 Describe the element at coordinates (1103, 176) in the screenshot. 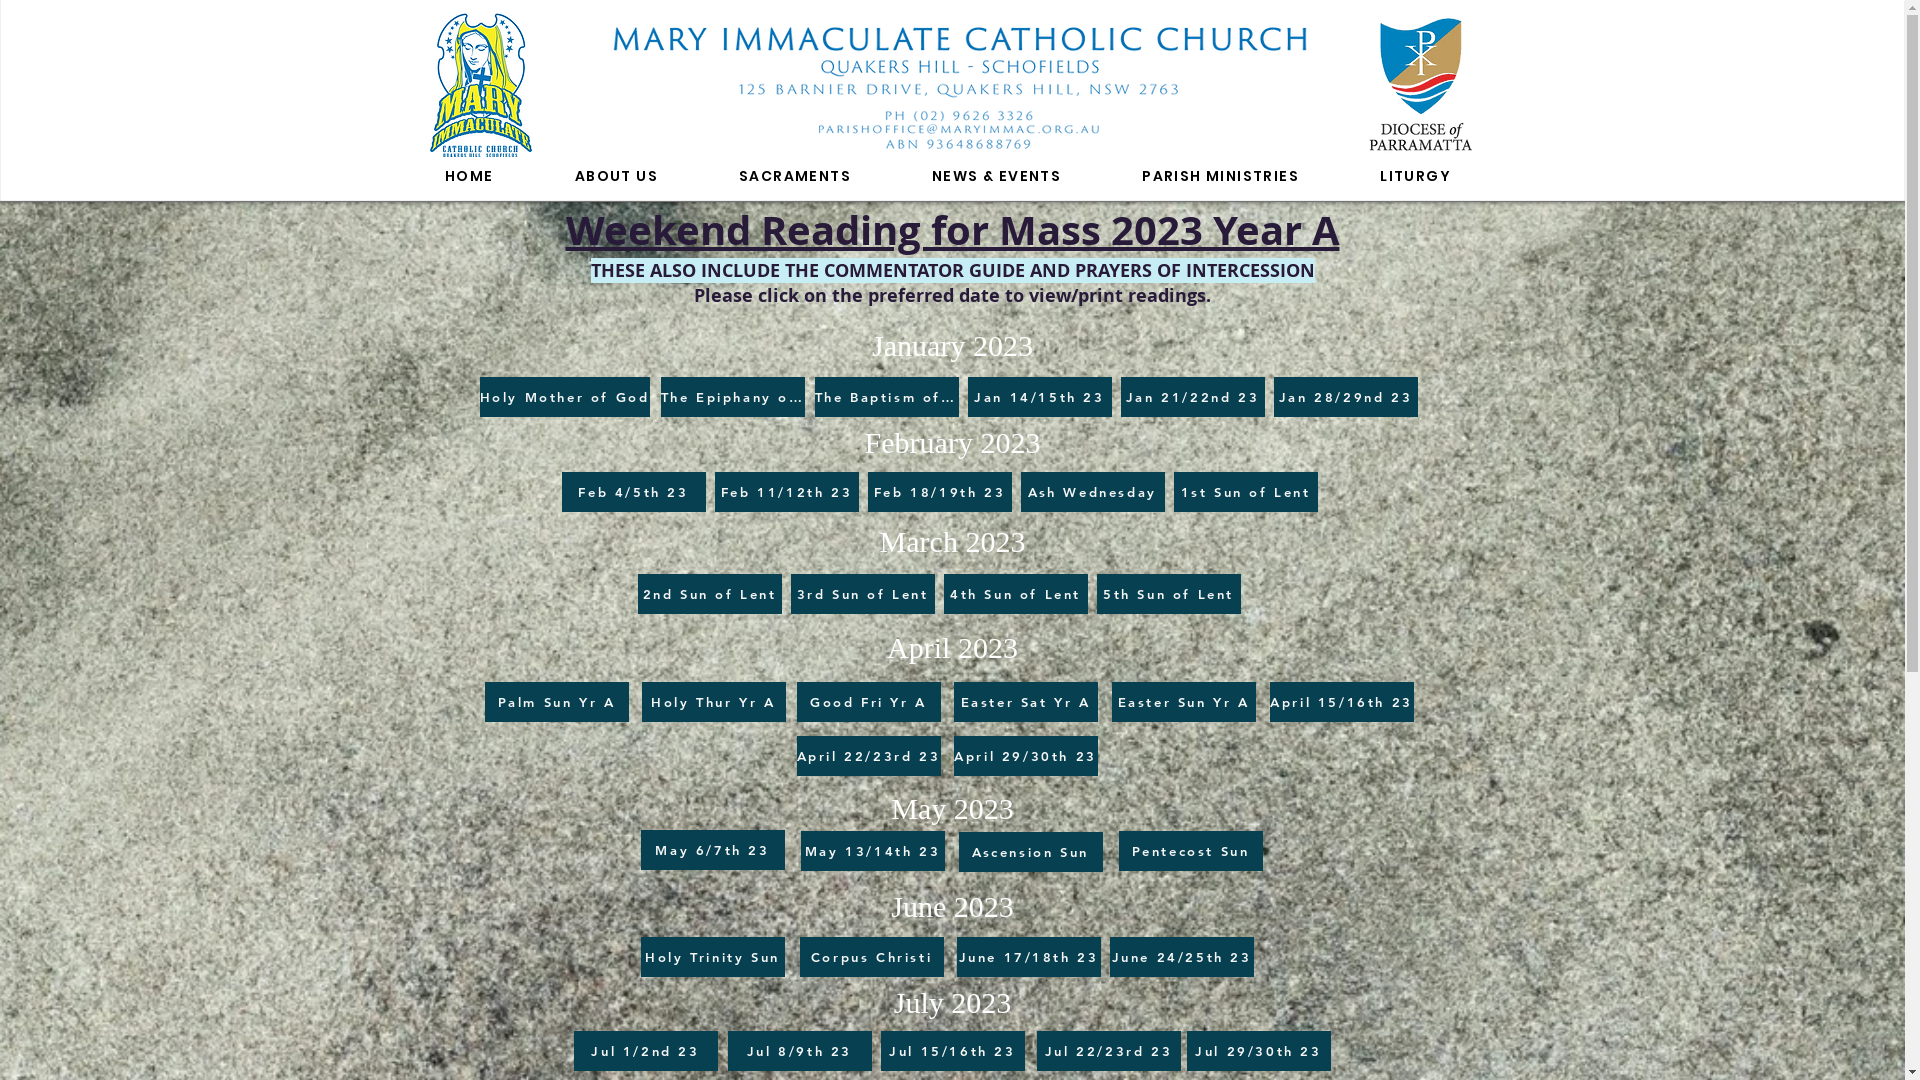

I see `'PARISH MINISTRIES'` at that location.